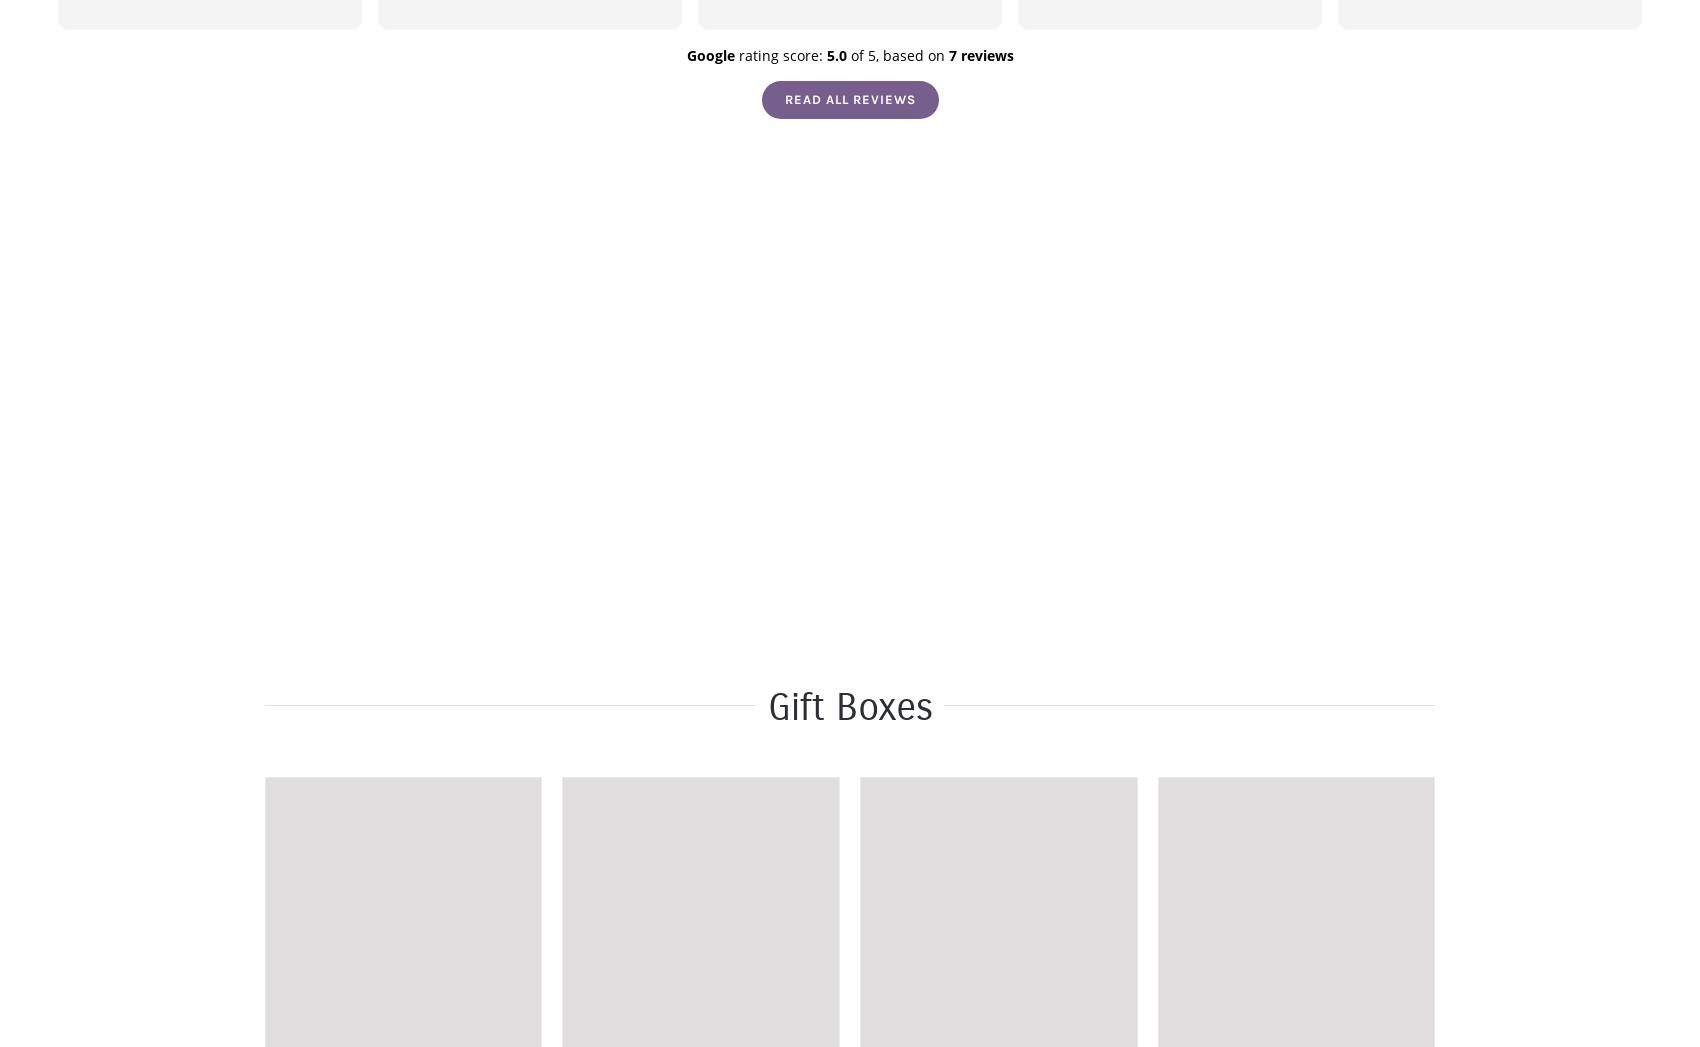  I want to click on 'rating score:', so click(734, 55).